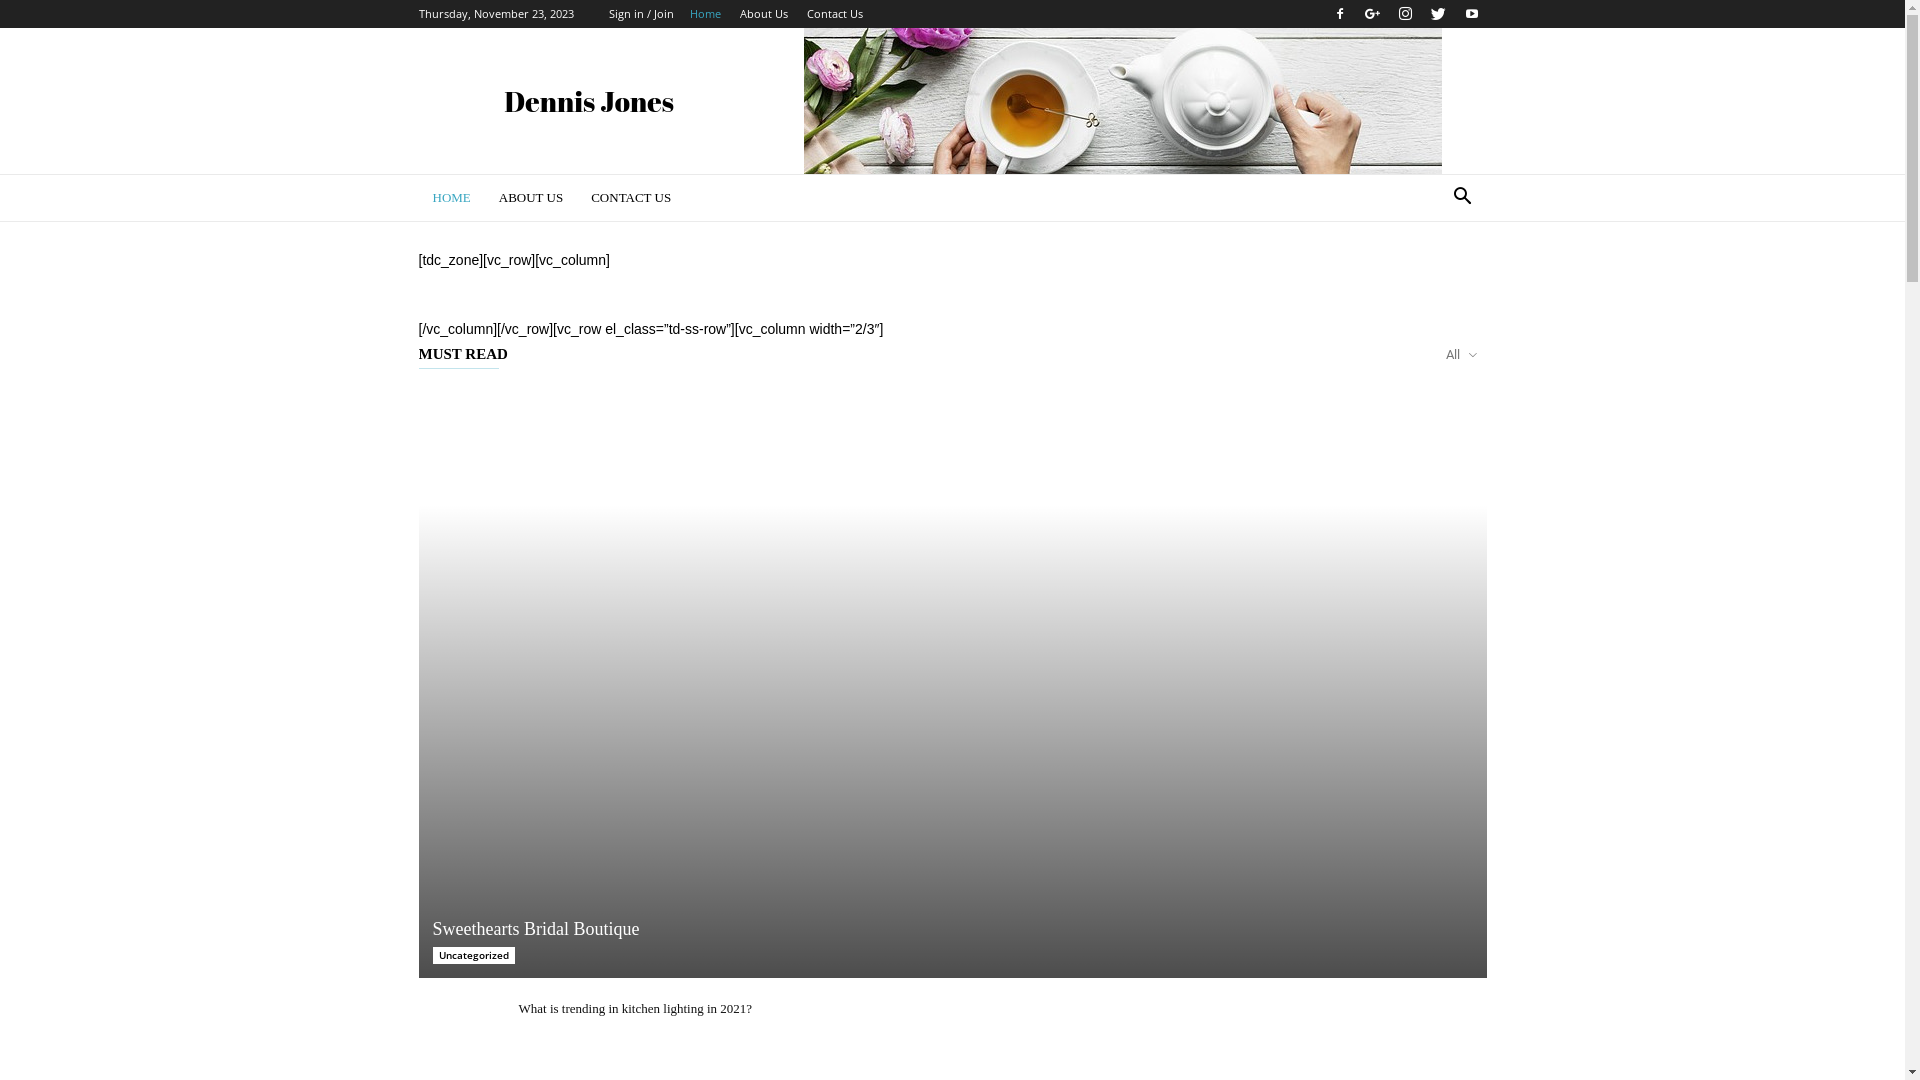  What do you see at coordinates (1371, 14) in the screenshot?
I see `'Google+'` at bounding box center [1371, 14].